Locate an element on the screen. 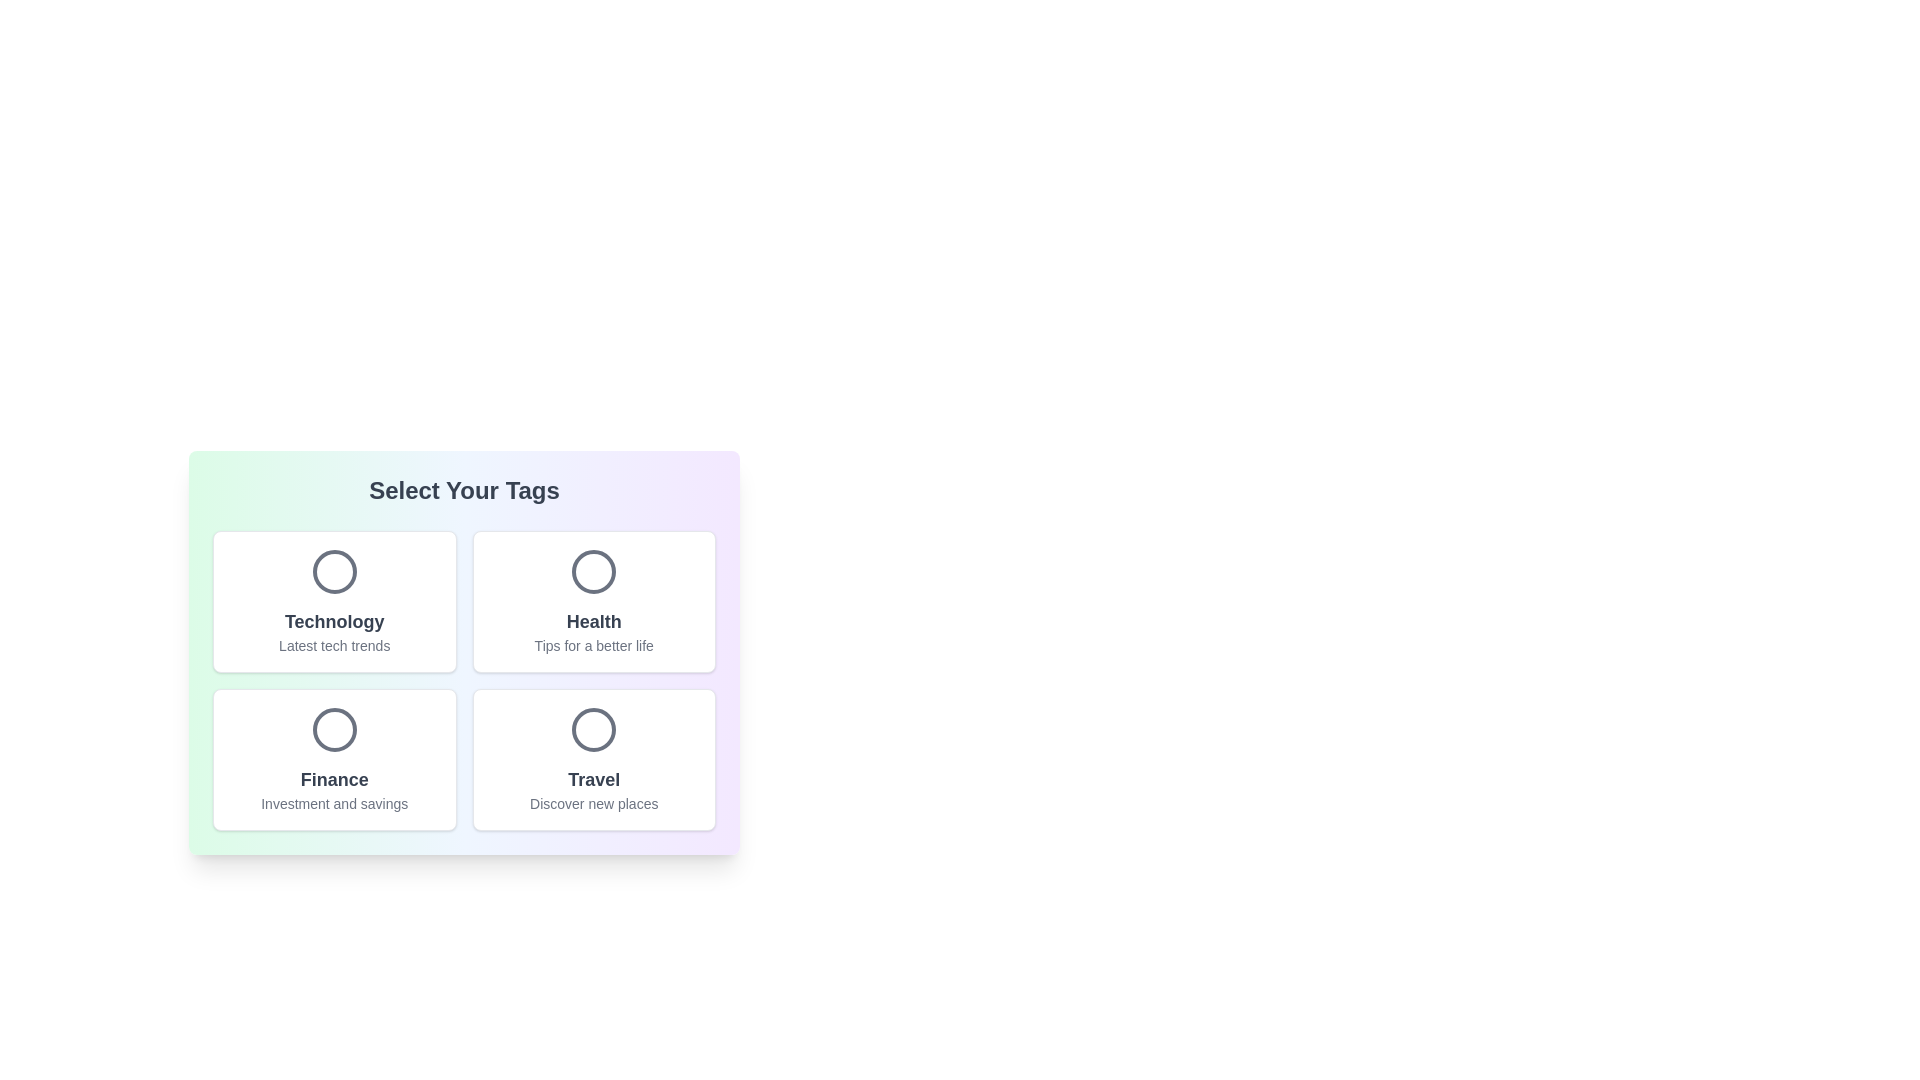 Image resolution: width=1920 pixels, height=1080 pixels. the tag card labeled Finance to toggle its selection is located at coordinates (334, 759).